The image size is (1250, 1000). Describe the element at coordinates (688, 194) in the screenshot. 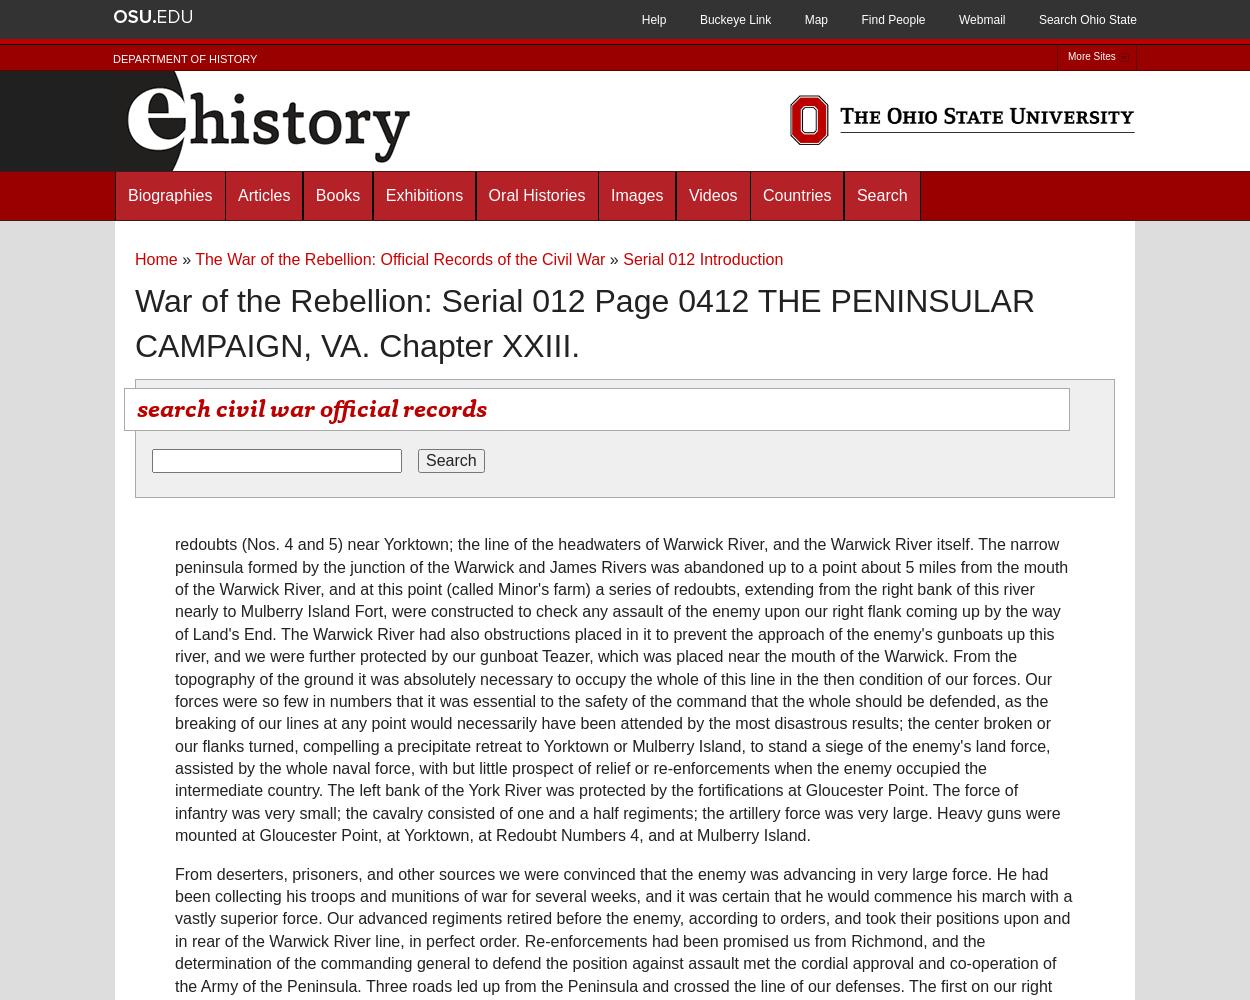

I see `'Videos'` at that location.